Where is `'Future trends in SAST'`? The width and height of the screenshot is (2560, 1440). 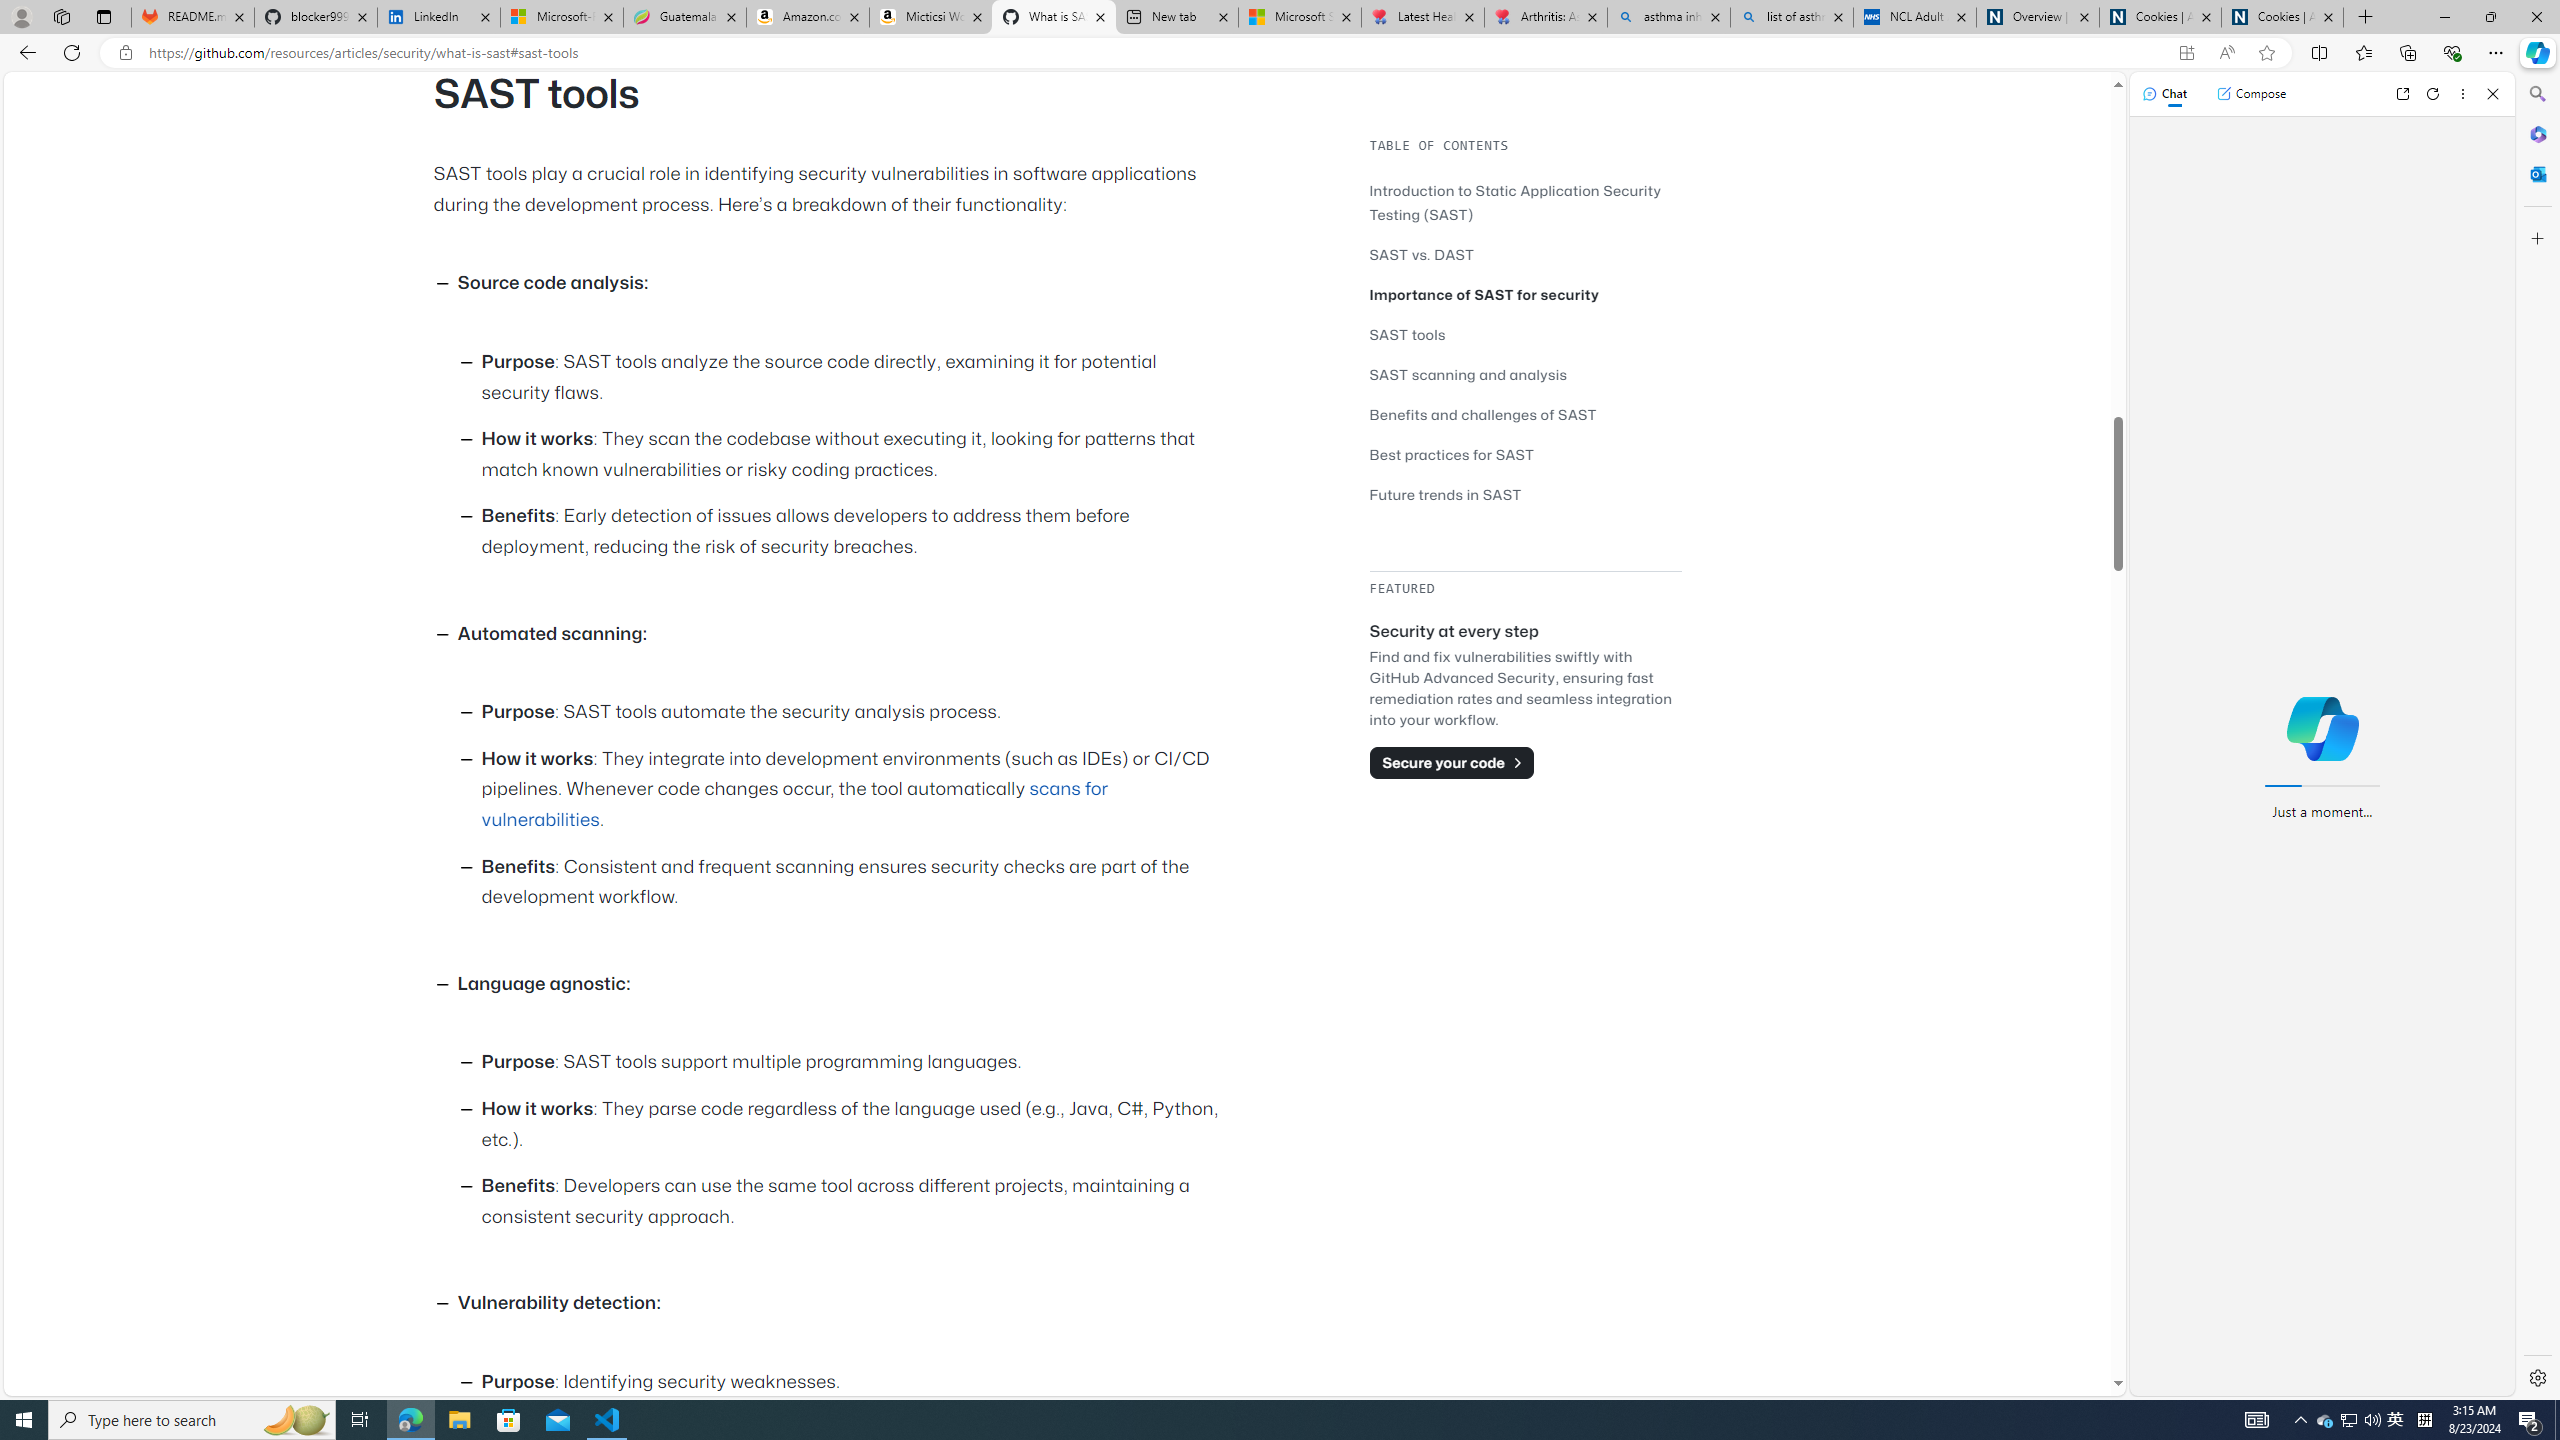 'Future trends in SAST' is located at coordinates (1524, 494).